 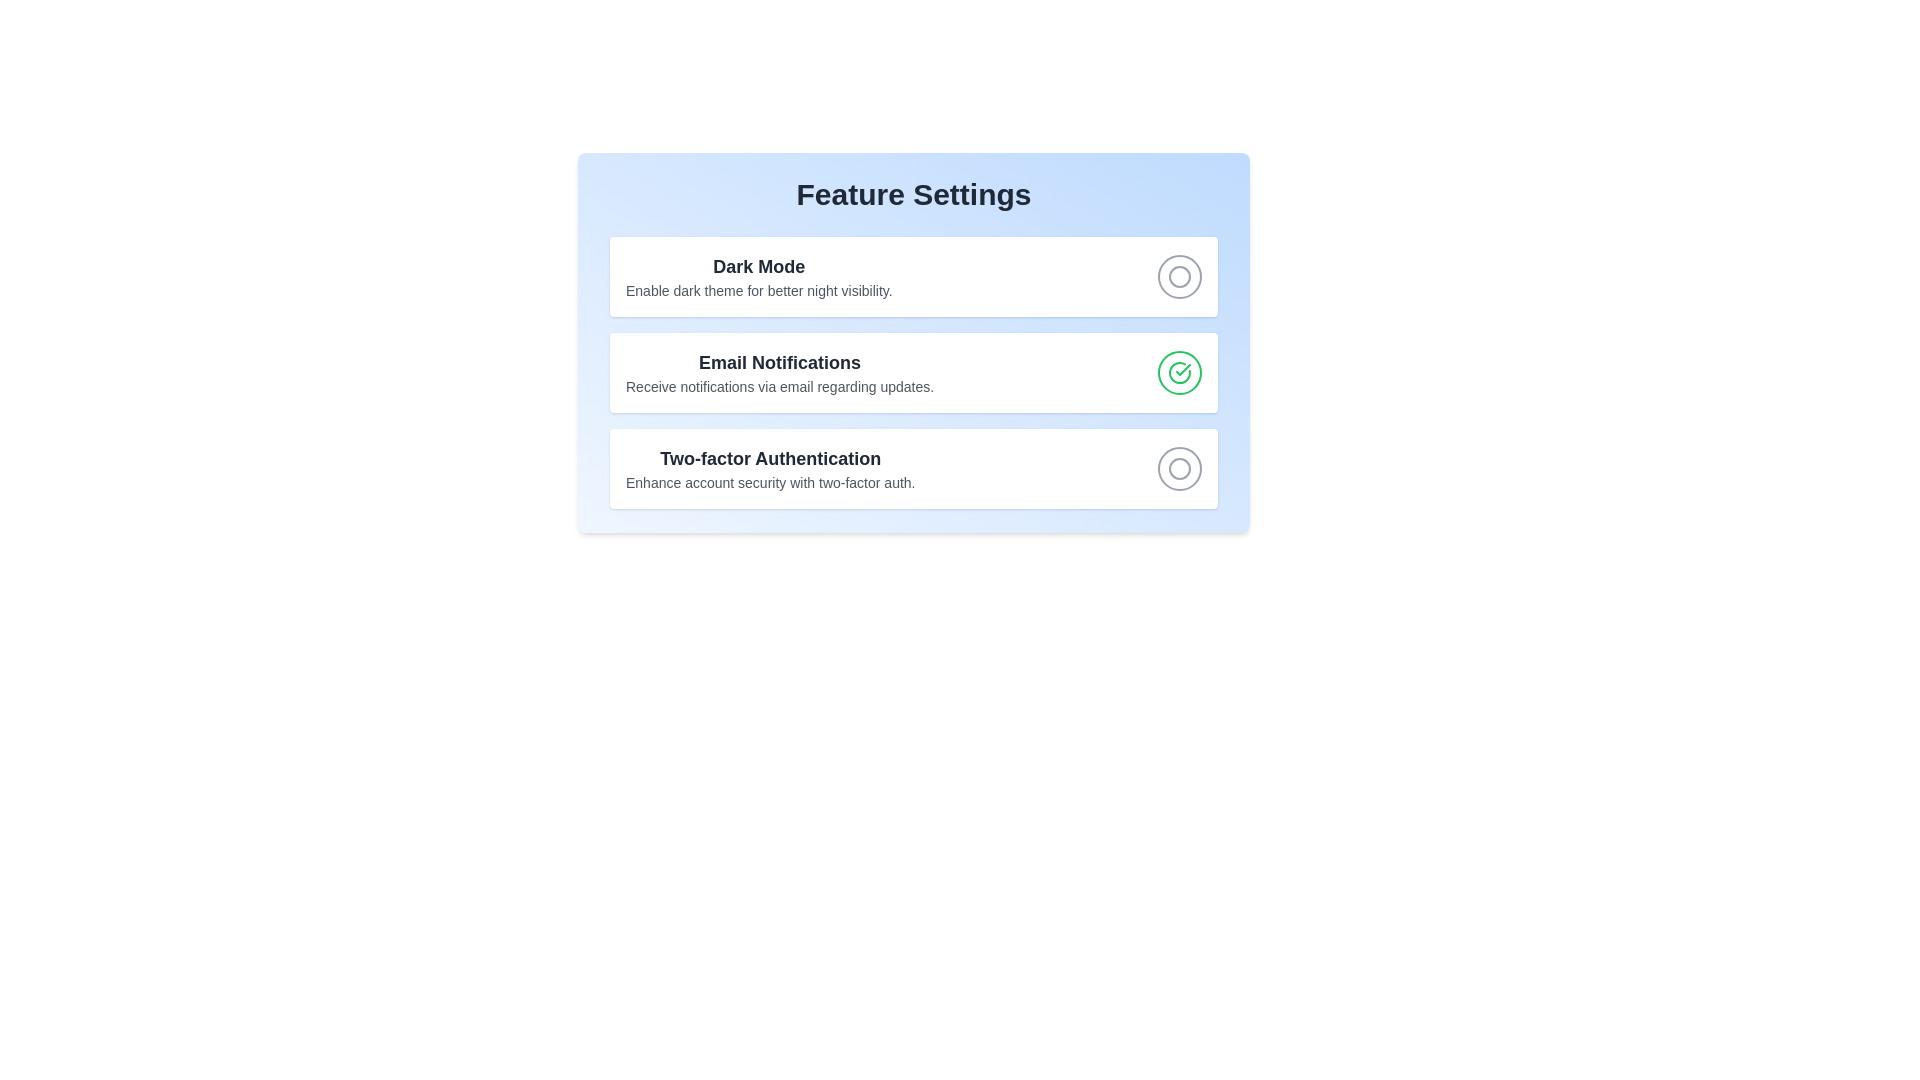 I want to click on the circular toggle button for 'Dark Mode' located in the 'Feature Settings' section, so click(x=912, y=277).